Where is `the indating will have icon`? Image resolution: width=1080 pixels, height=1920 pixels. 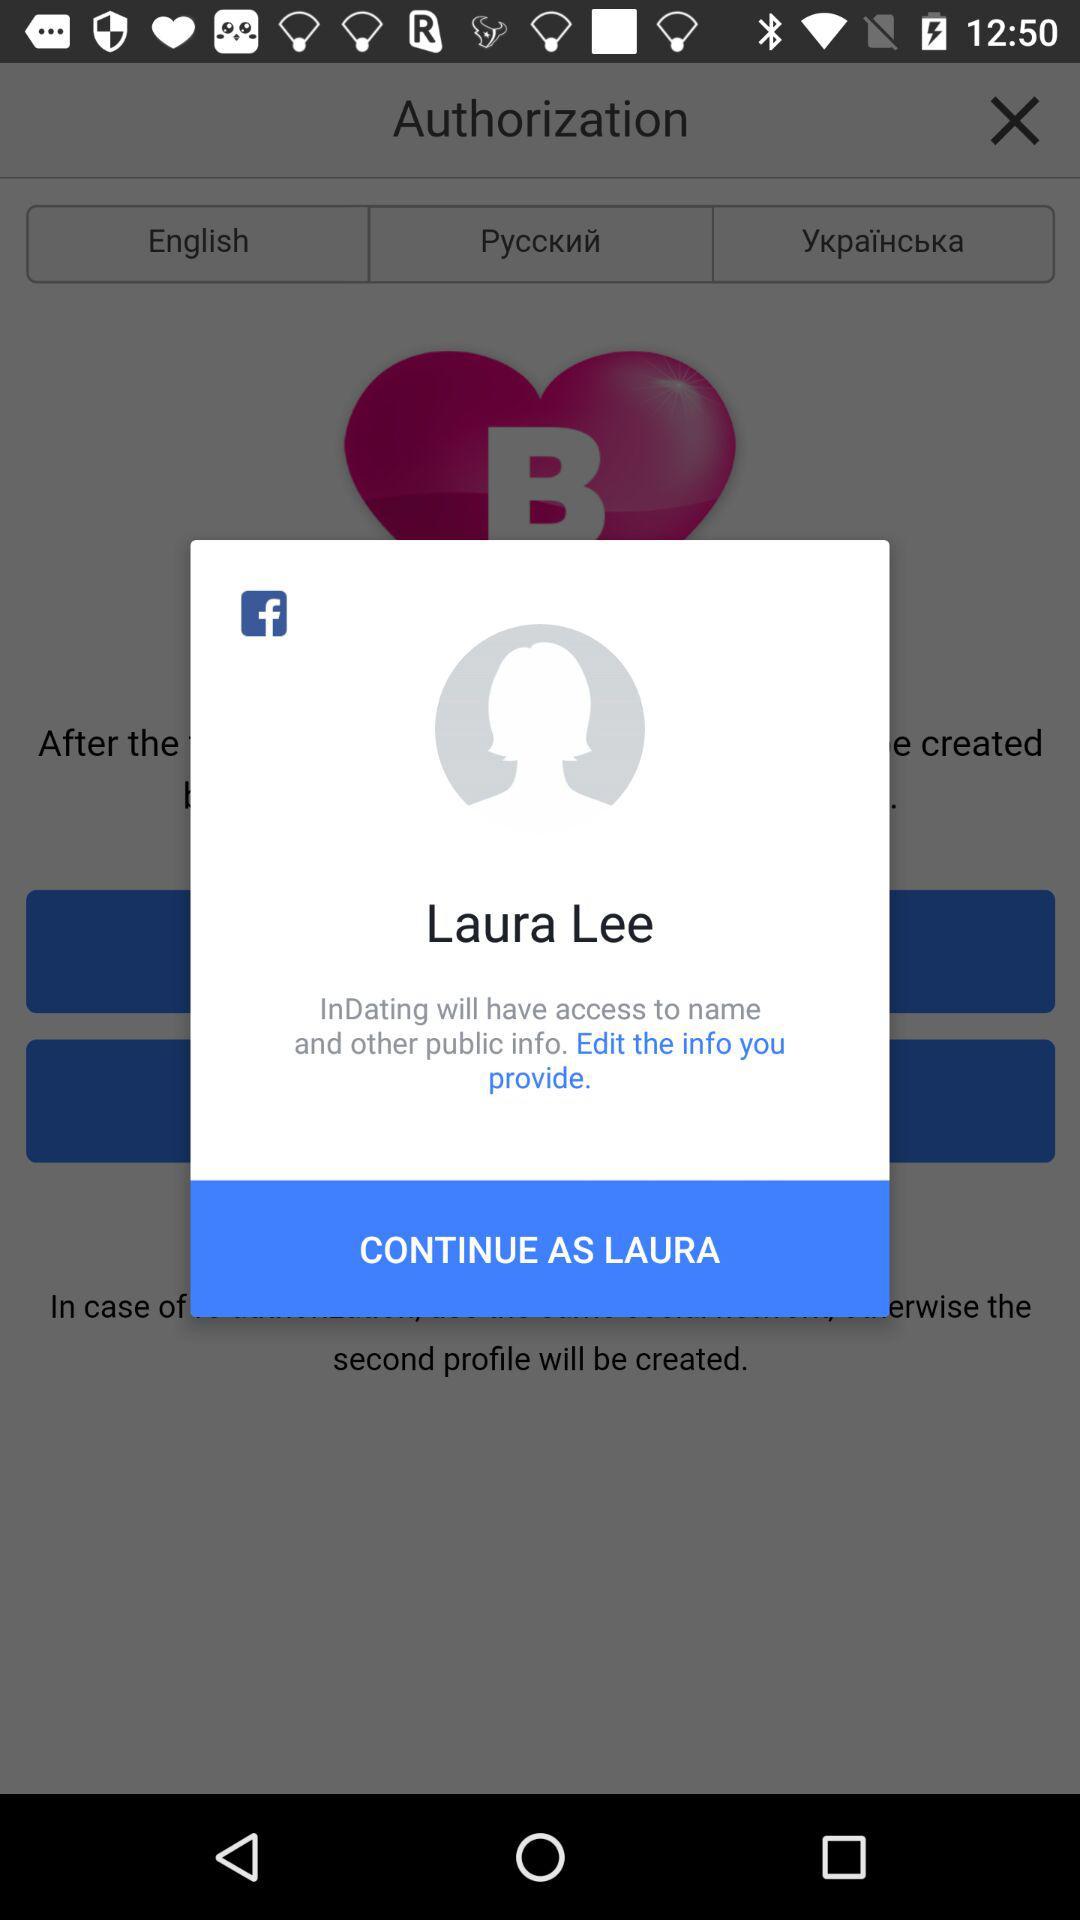 the indating will have icon is located at coordinates (540, 1041).